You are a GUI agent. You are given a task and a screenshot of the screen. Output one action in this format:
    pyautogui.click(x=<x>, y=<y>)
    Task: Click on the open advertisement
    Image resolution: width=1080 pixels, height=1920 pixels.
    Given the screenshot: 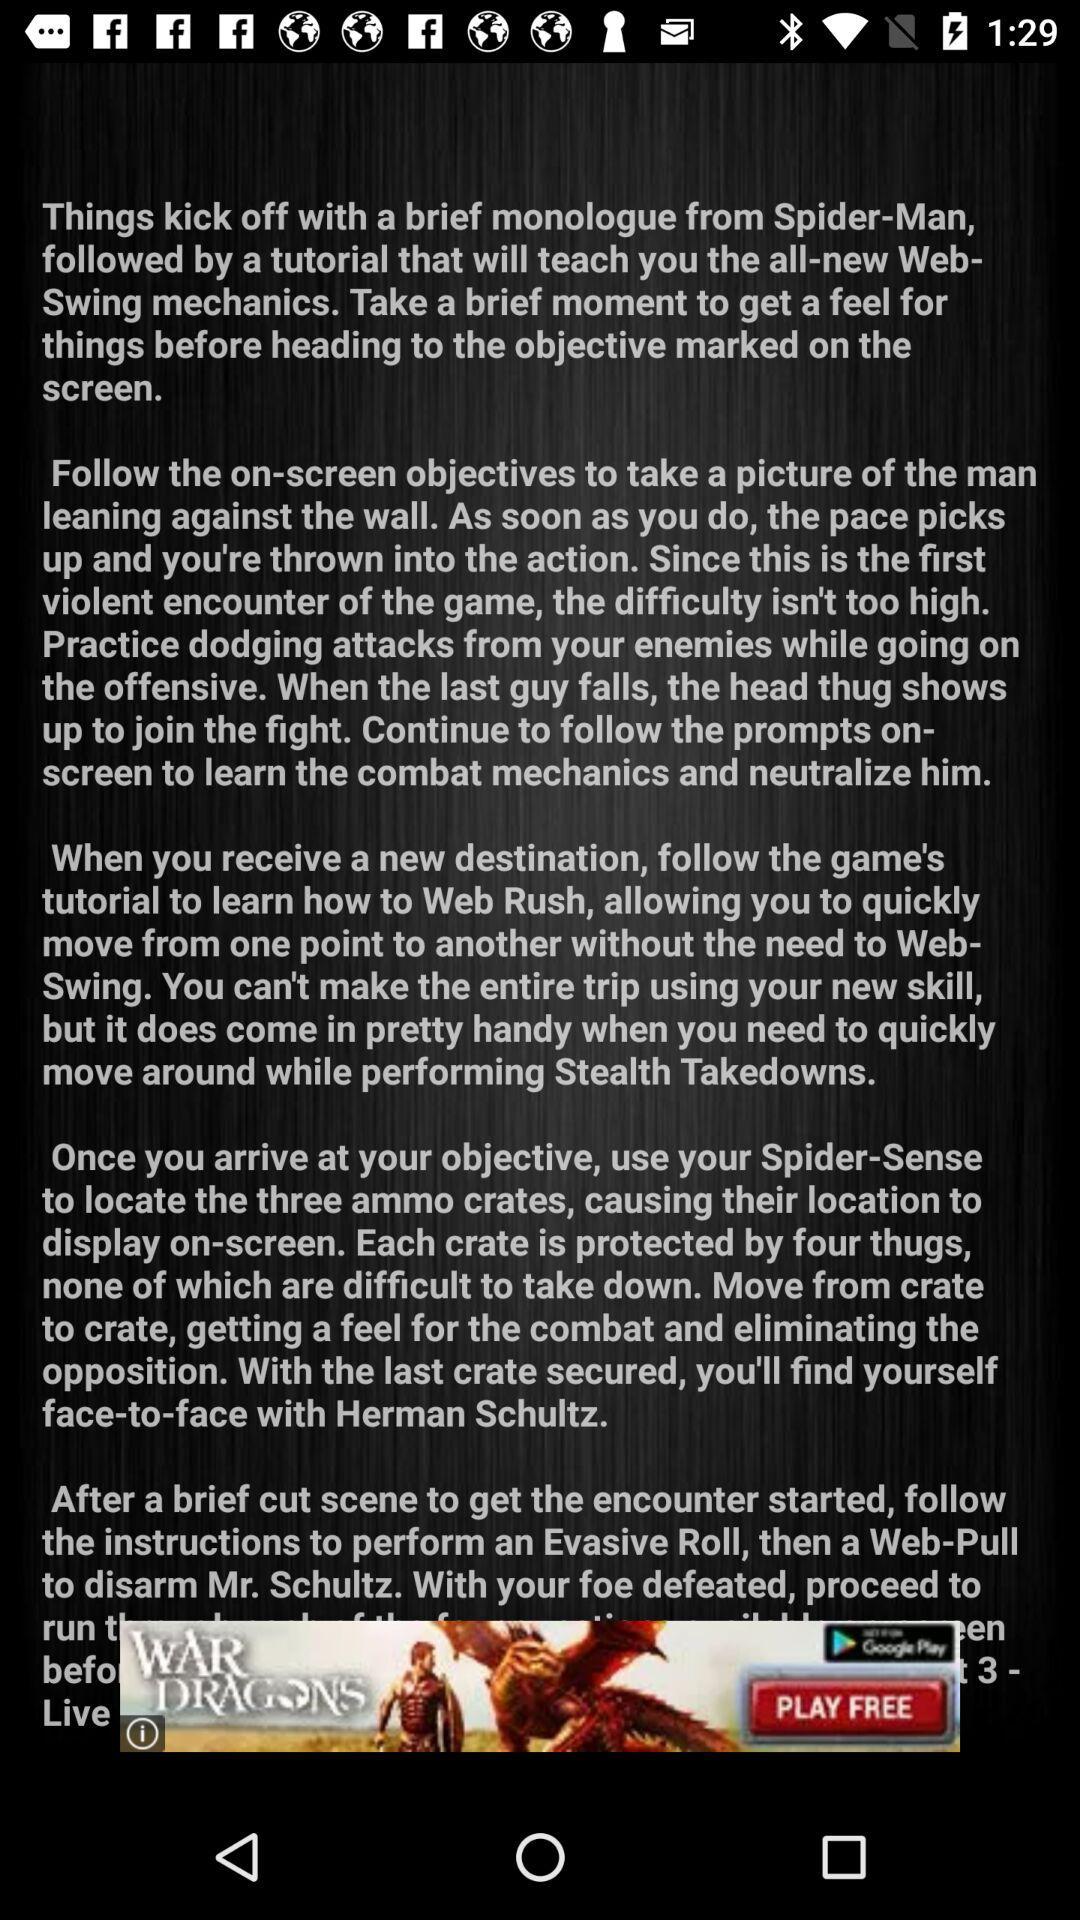 What is the action you would take?
    pyautogui.click(x=540, y=1685)
    